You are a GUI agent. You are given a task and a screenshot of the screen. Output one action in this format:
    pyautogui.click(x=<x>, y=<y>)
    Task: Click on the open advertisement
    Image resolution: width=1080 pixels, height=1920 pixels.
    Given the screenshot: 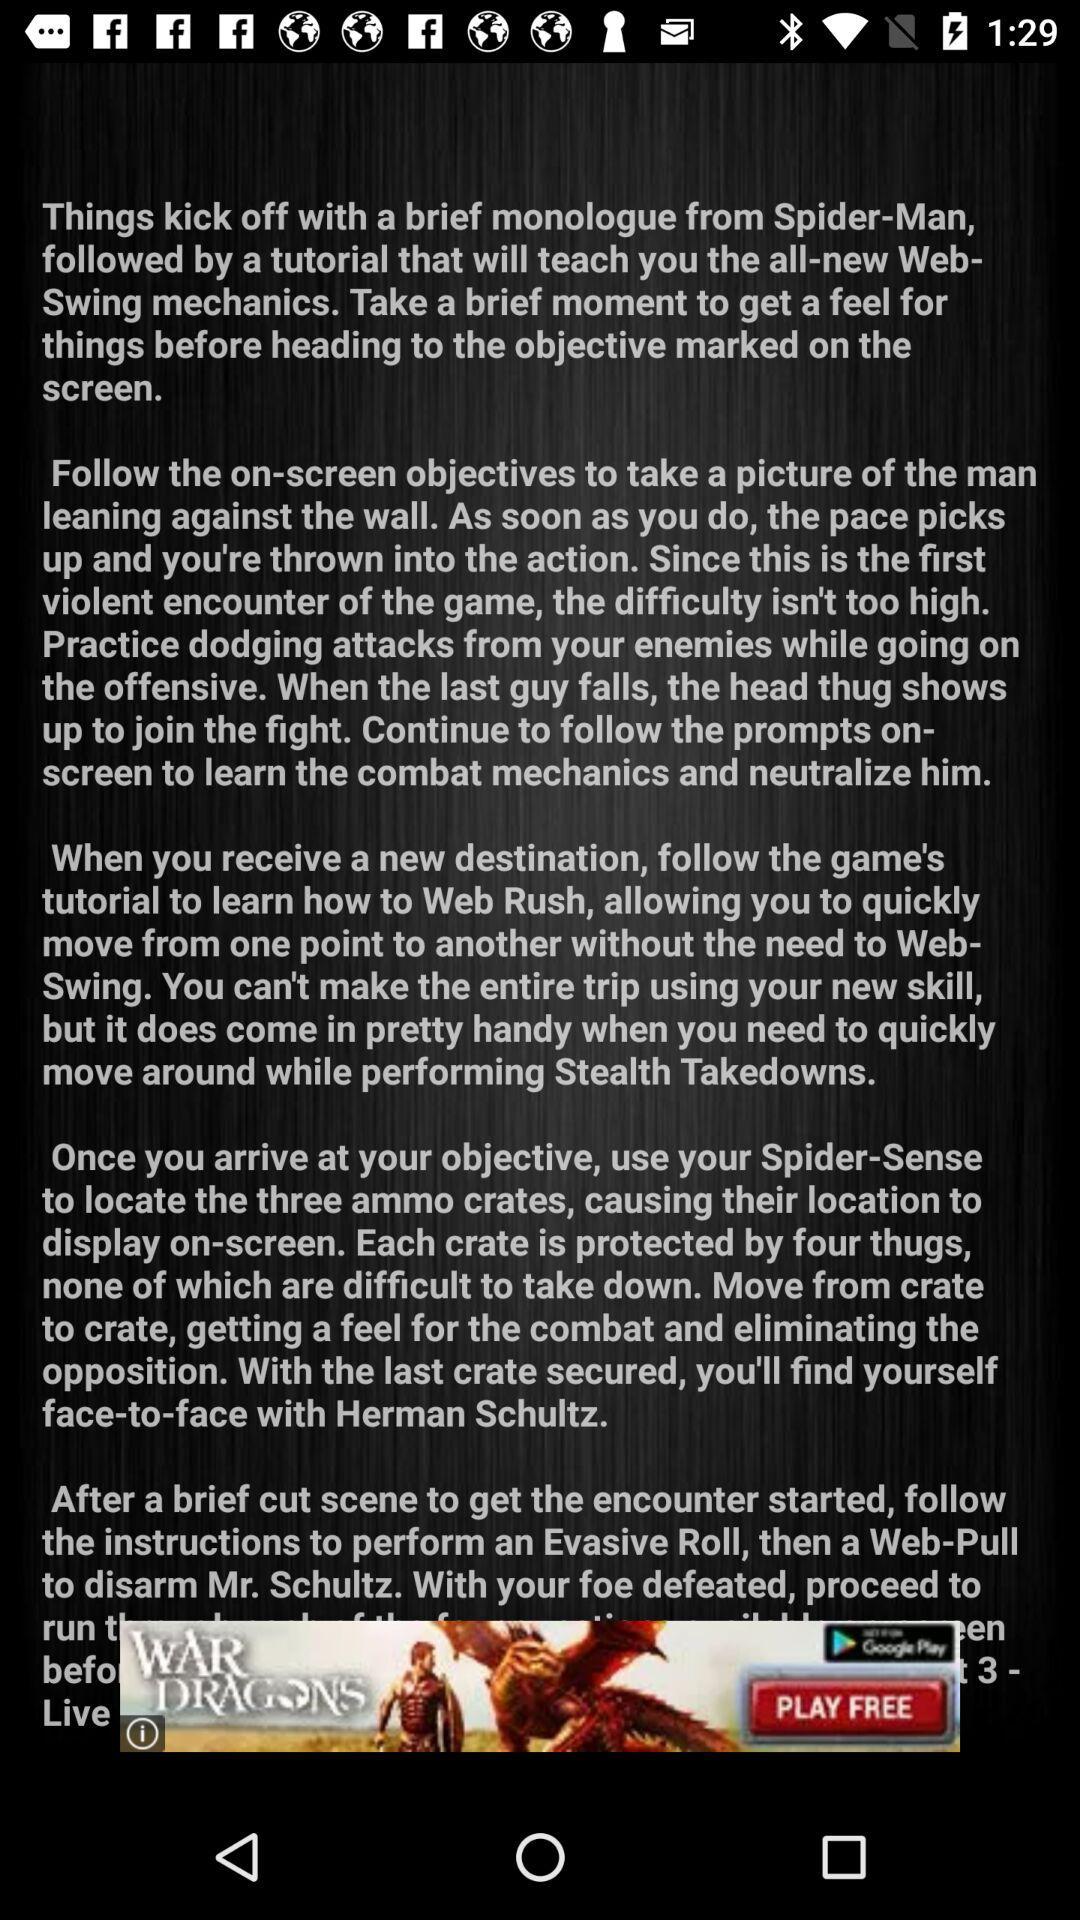 What is the action you would take?
    pyautogui.click(x=540, y=1685)
    